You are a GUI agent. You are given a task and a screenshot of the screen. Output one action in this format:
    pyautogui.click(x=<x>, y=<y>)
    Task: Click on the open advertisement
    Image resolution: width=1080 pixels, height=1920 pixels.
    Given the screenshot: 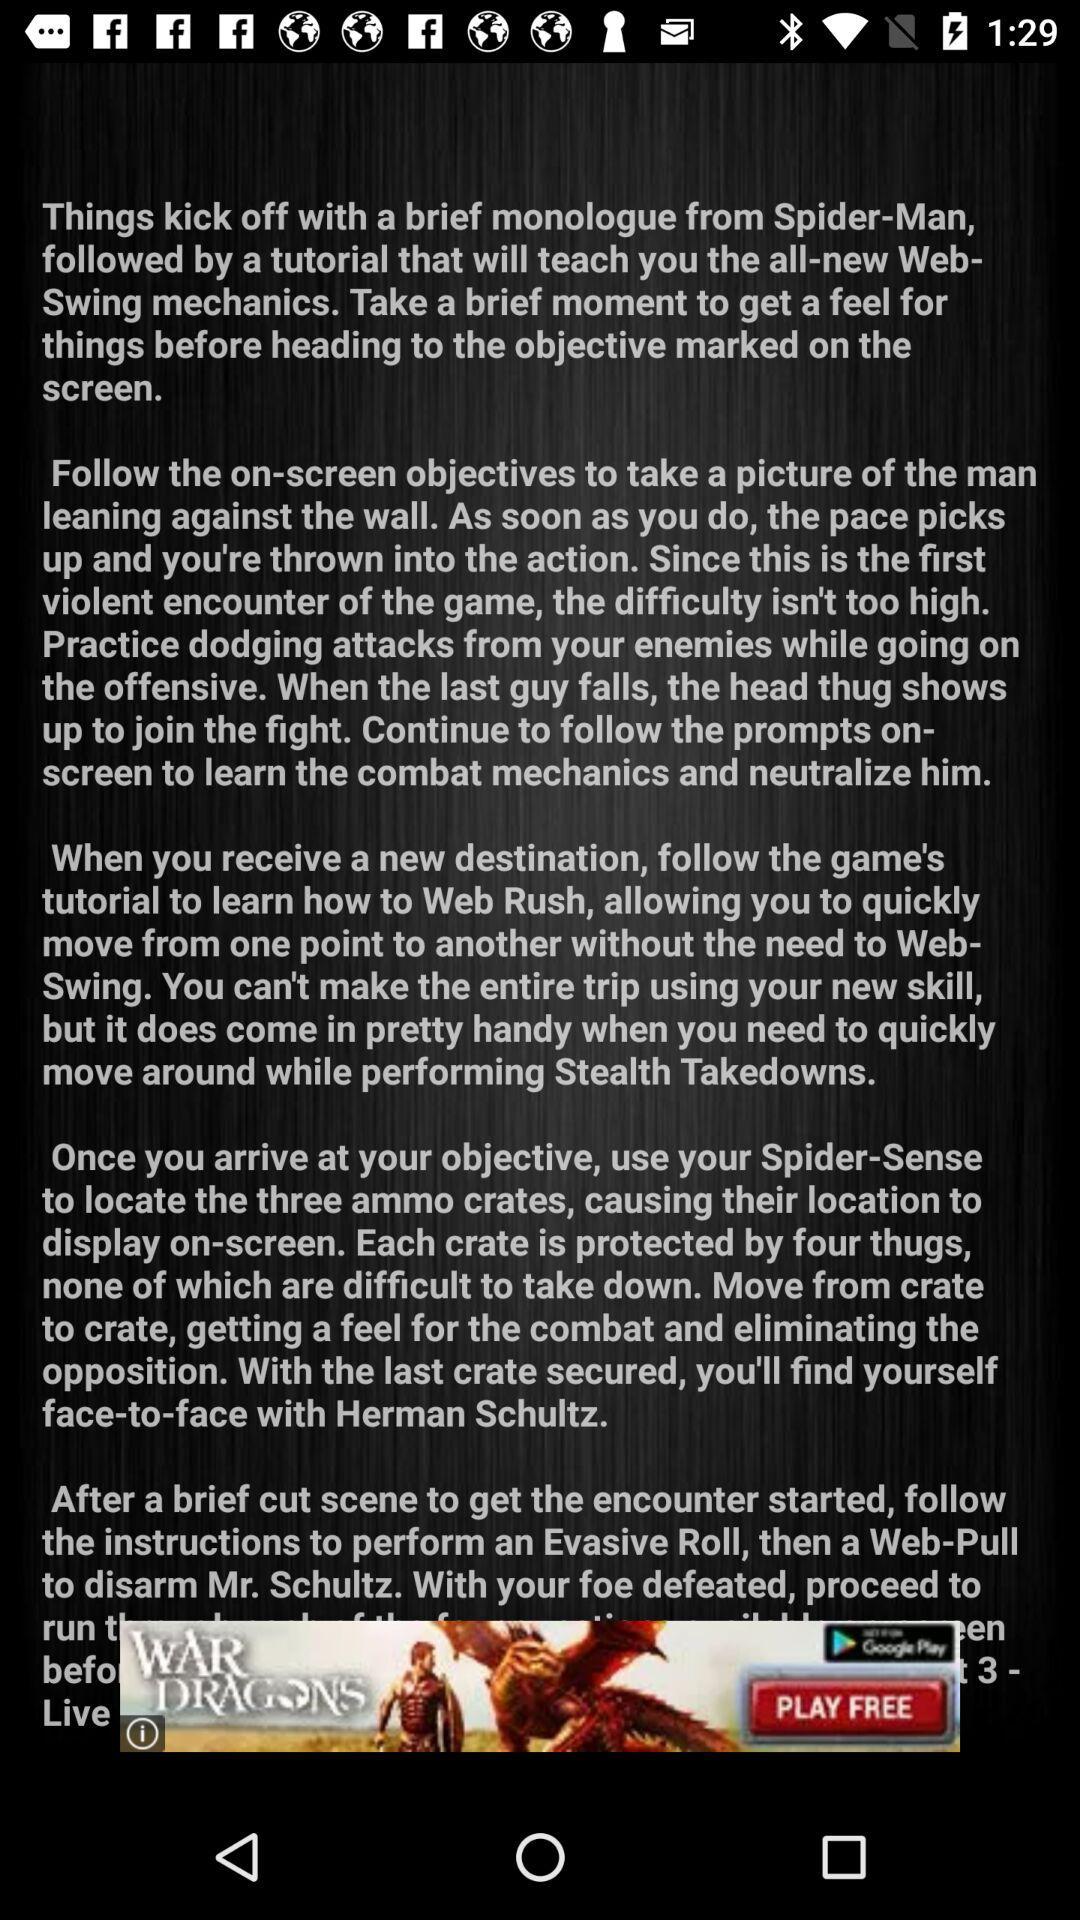 What is the action you would take?
    pyautogui.click(x=540, y=1685)
    